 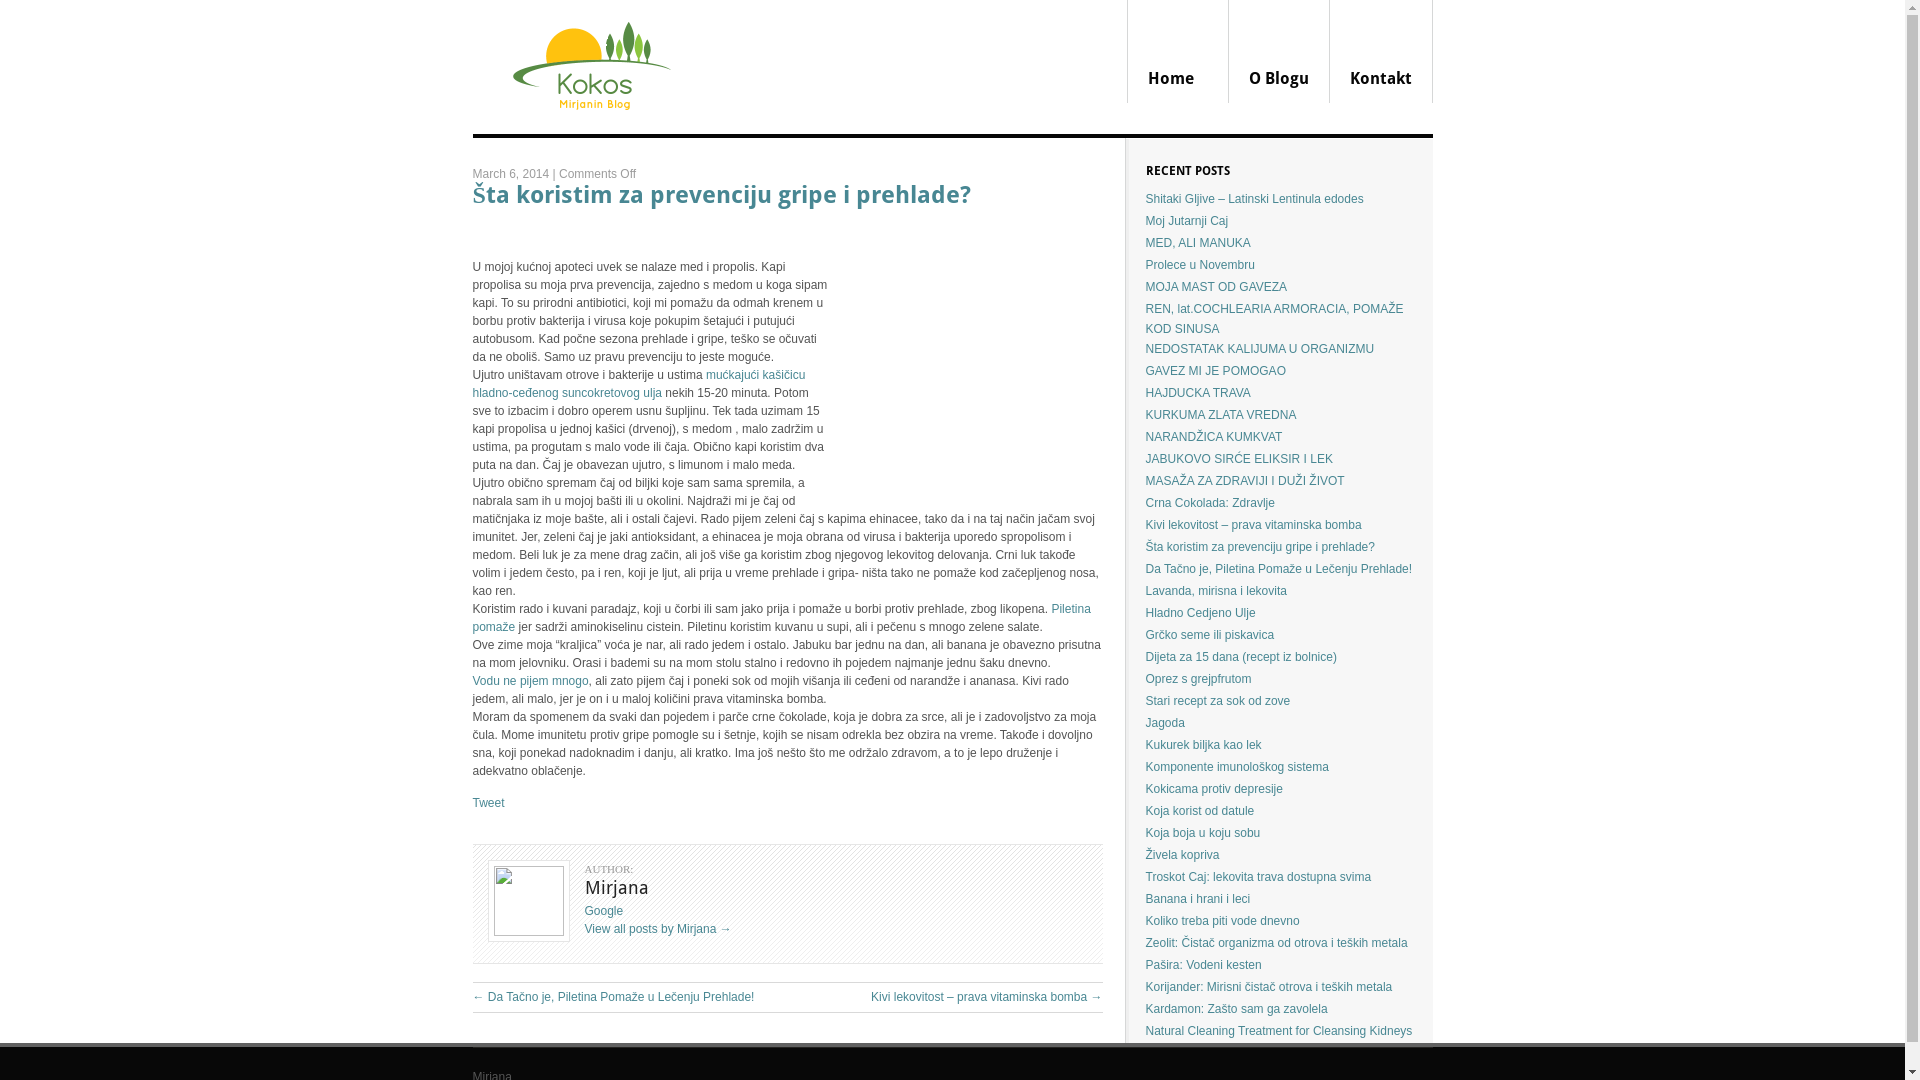 What do you see at coordinates (488, 801) in the screenshot?
I see `'Tweet'` at bounding box center [488, 801].